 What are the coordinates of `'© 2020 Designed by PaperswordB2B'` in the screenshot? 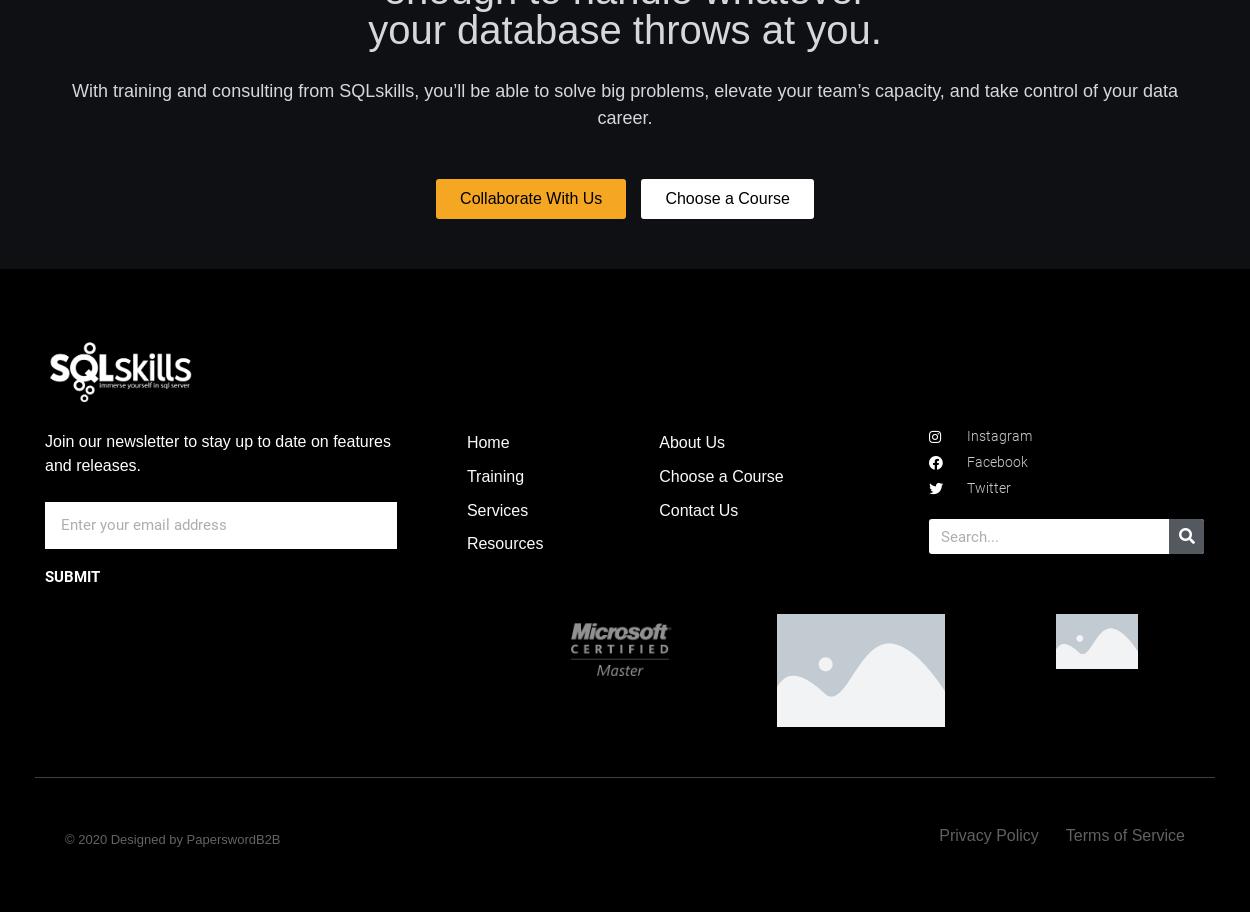 It's located at (172, 839).